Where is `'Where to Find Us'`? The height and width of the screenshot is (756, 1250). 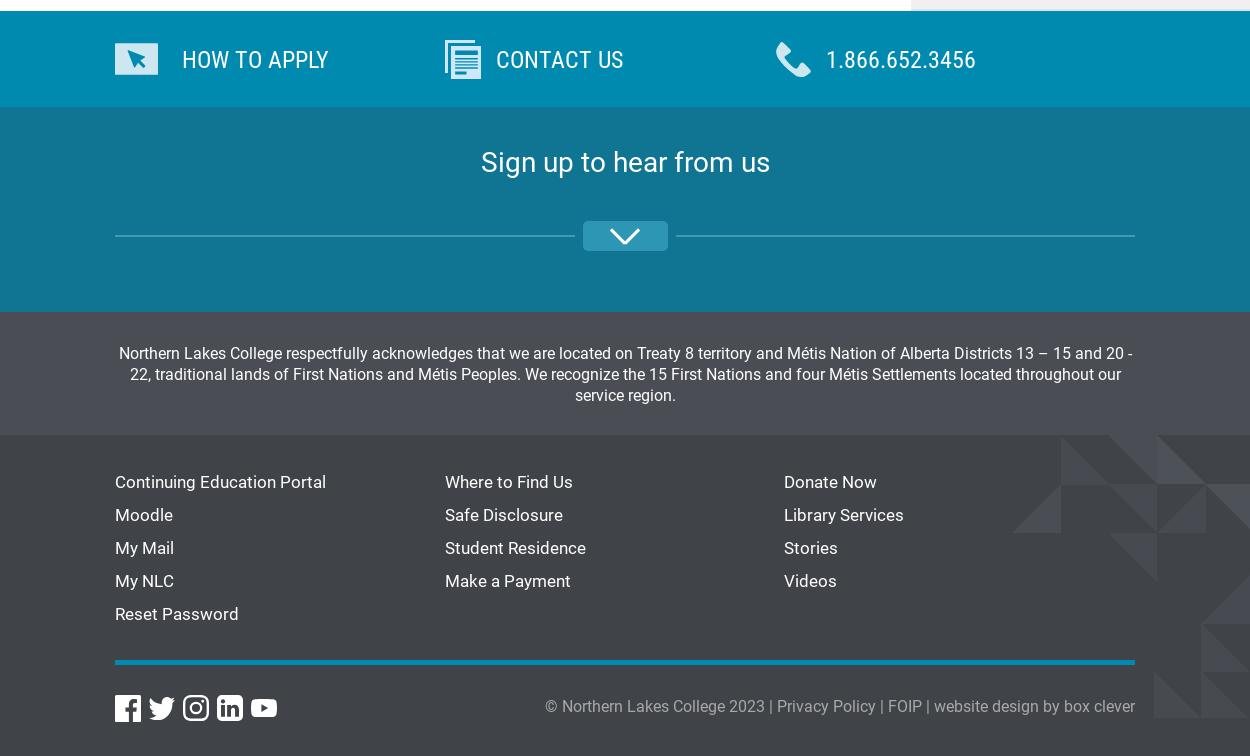 'Where to Find Us' is located at coordinates (444, 480).